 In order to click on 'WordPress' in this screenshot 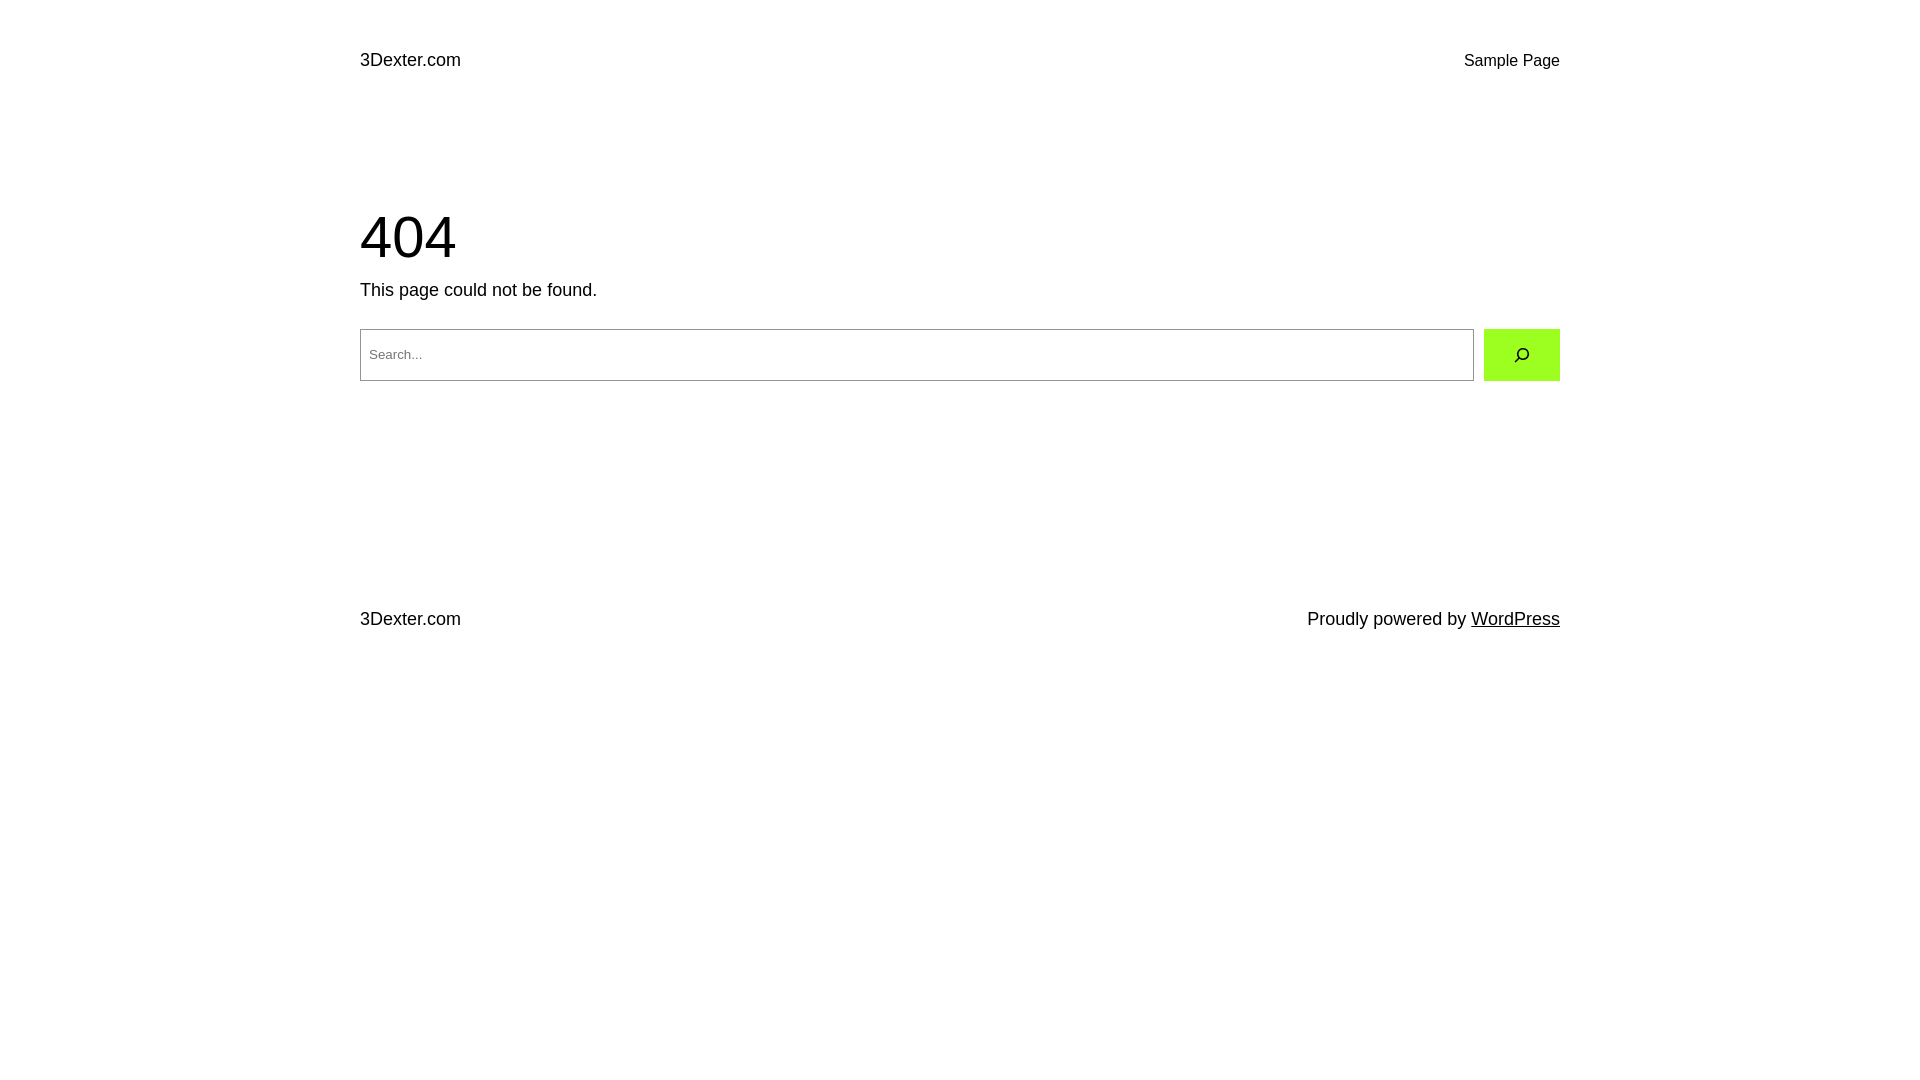, I will do `click(1470, 617)`.